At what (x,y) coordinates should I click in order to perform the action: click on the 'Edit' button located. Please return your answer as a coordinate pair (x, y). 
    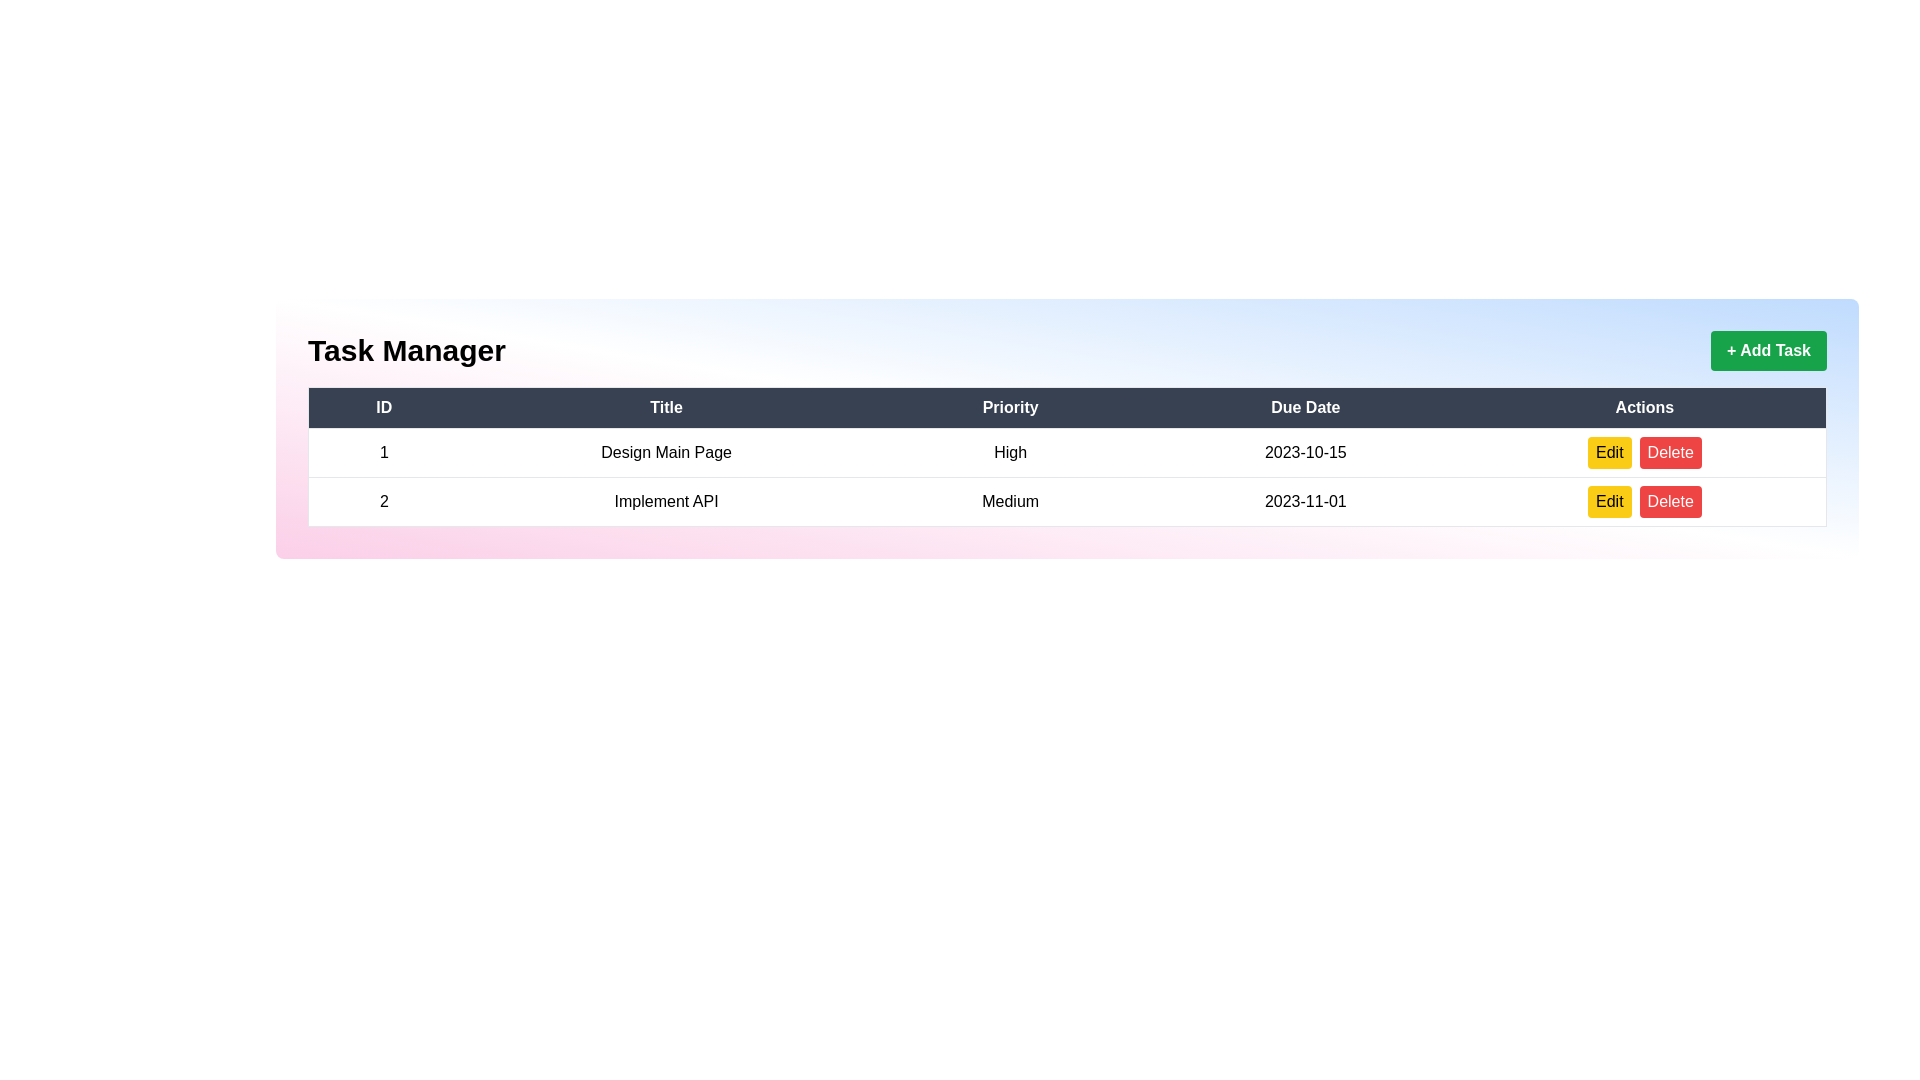
    Looking at the image, I should click on (1609, 500).